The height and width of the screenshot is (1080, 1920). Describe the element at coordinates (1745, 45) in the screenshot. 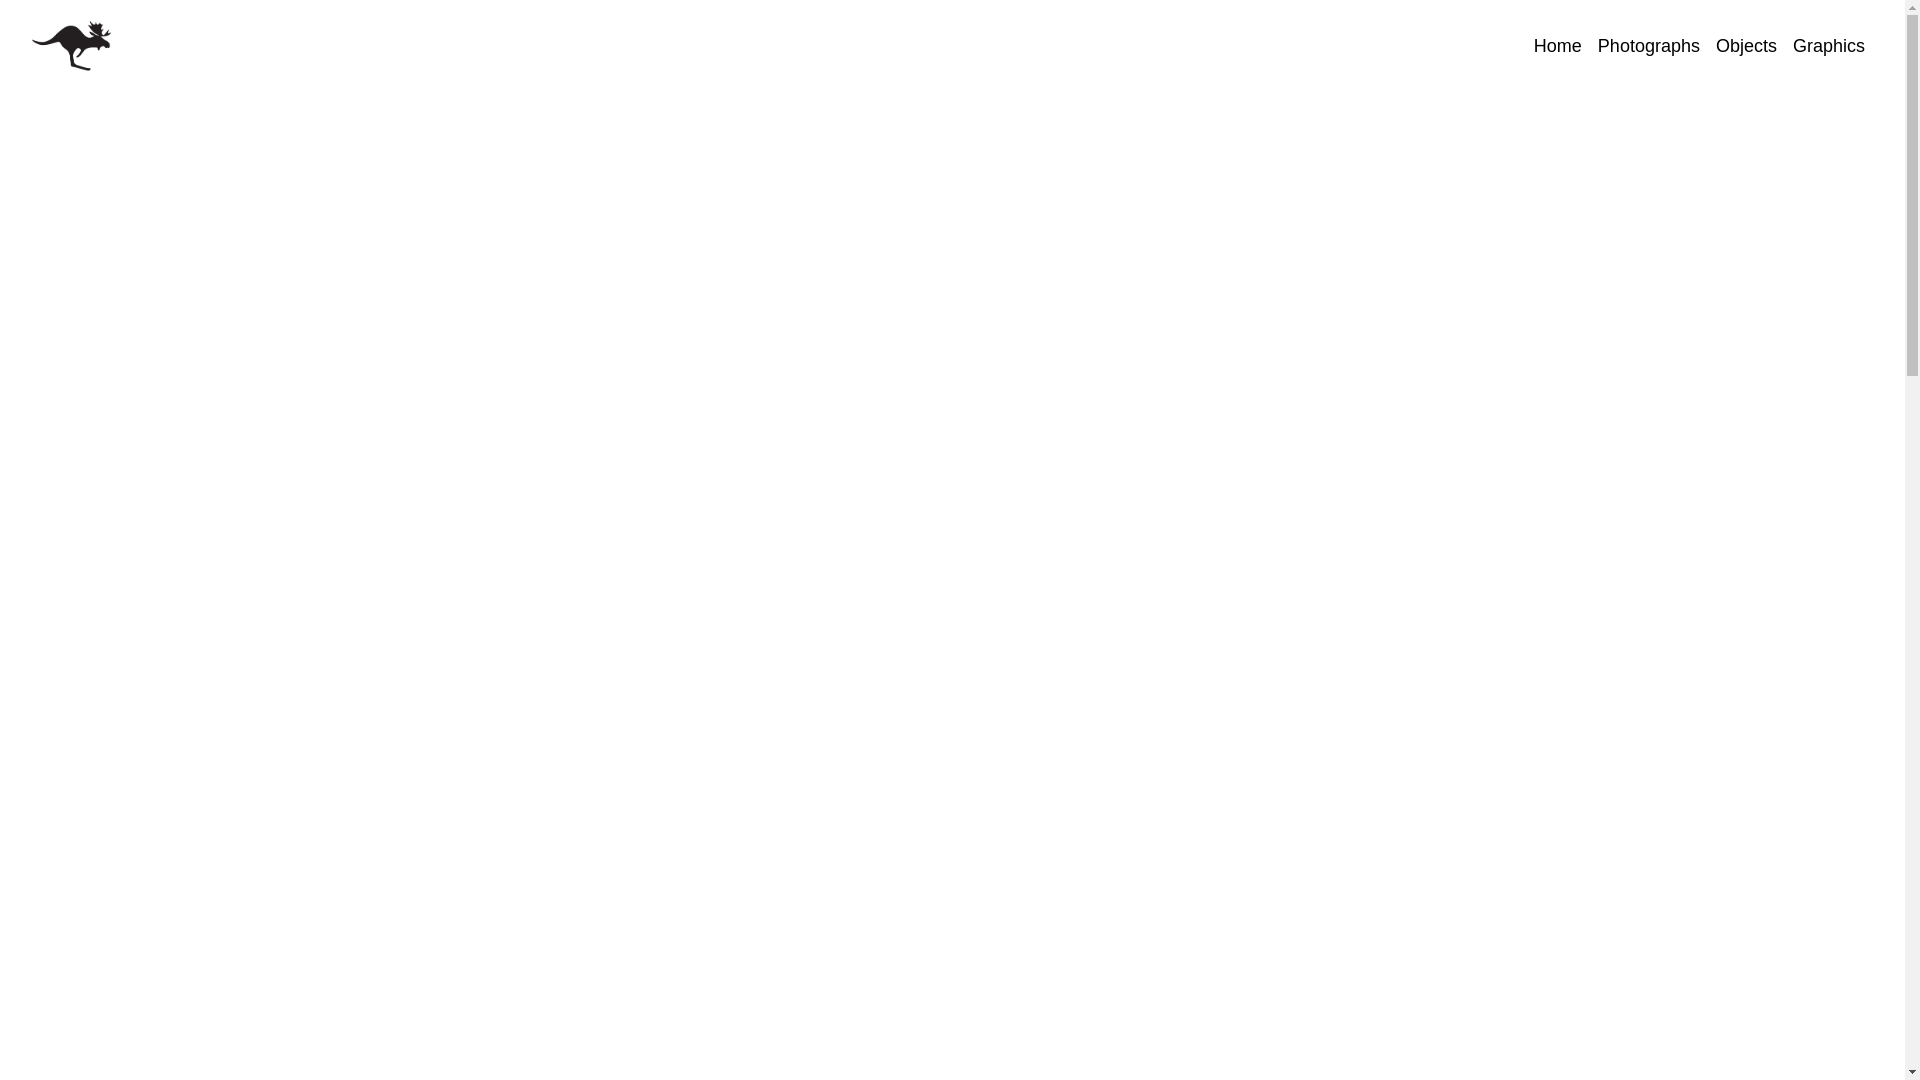

I see `'Objects'` at that location.